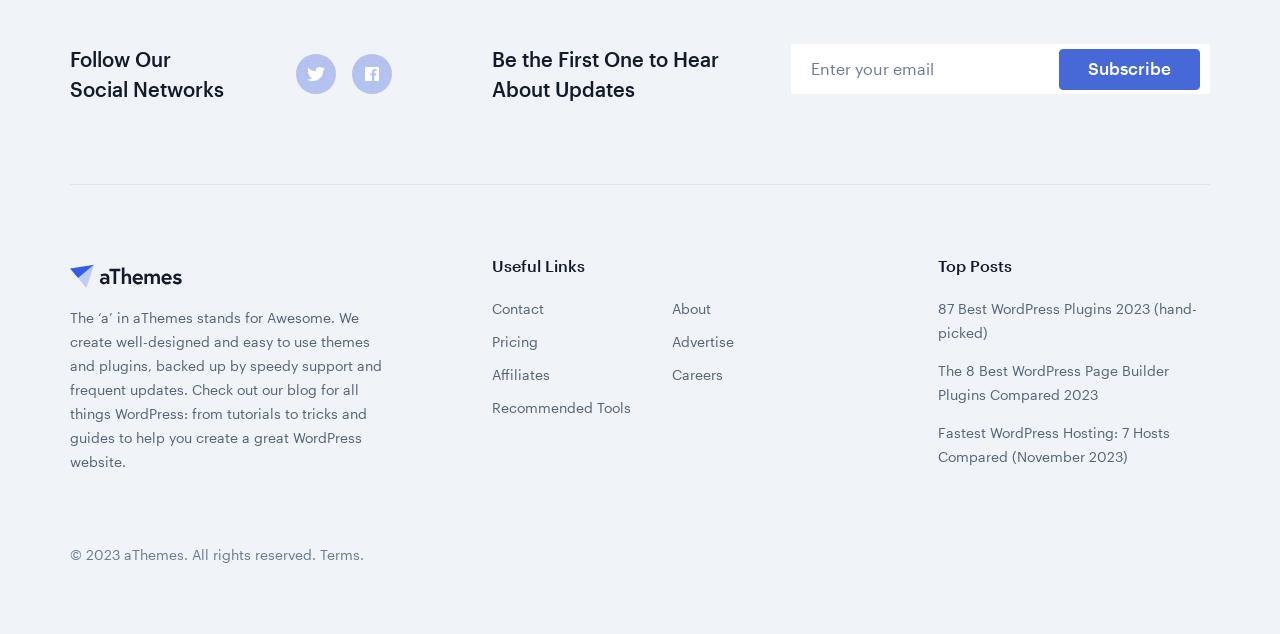  Describe the element at coordinates (226, 138) in the screenshot. I see `'The ‘a’ in aThemes stands for Awesome. We create well-designed and easy to use themes and plugins, backed up by speedy support and frequent updates. Check out our blog for all things WordPress: from tutorials to tricks and guides to help you create a great WordPress website.'` at that location.